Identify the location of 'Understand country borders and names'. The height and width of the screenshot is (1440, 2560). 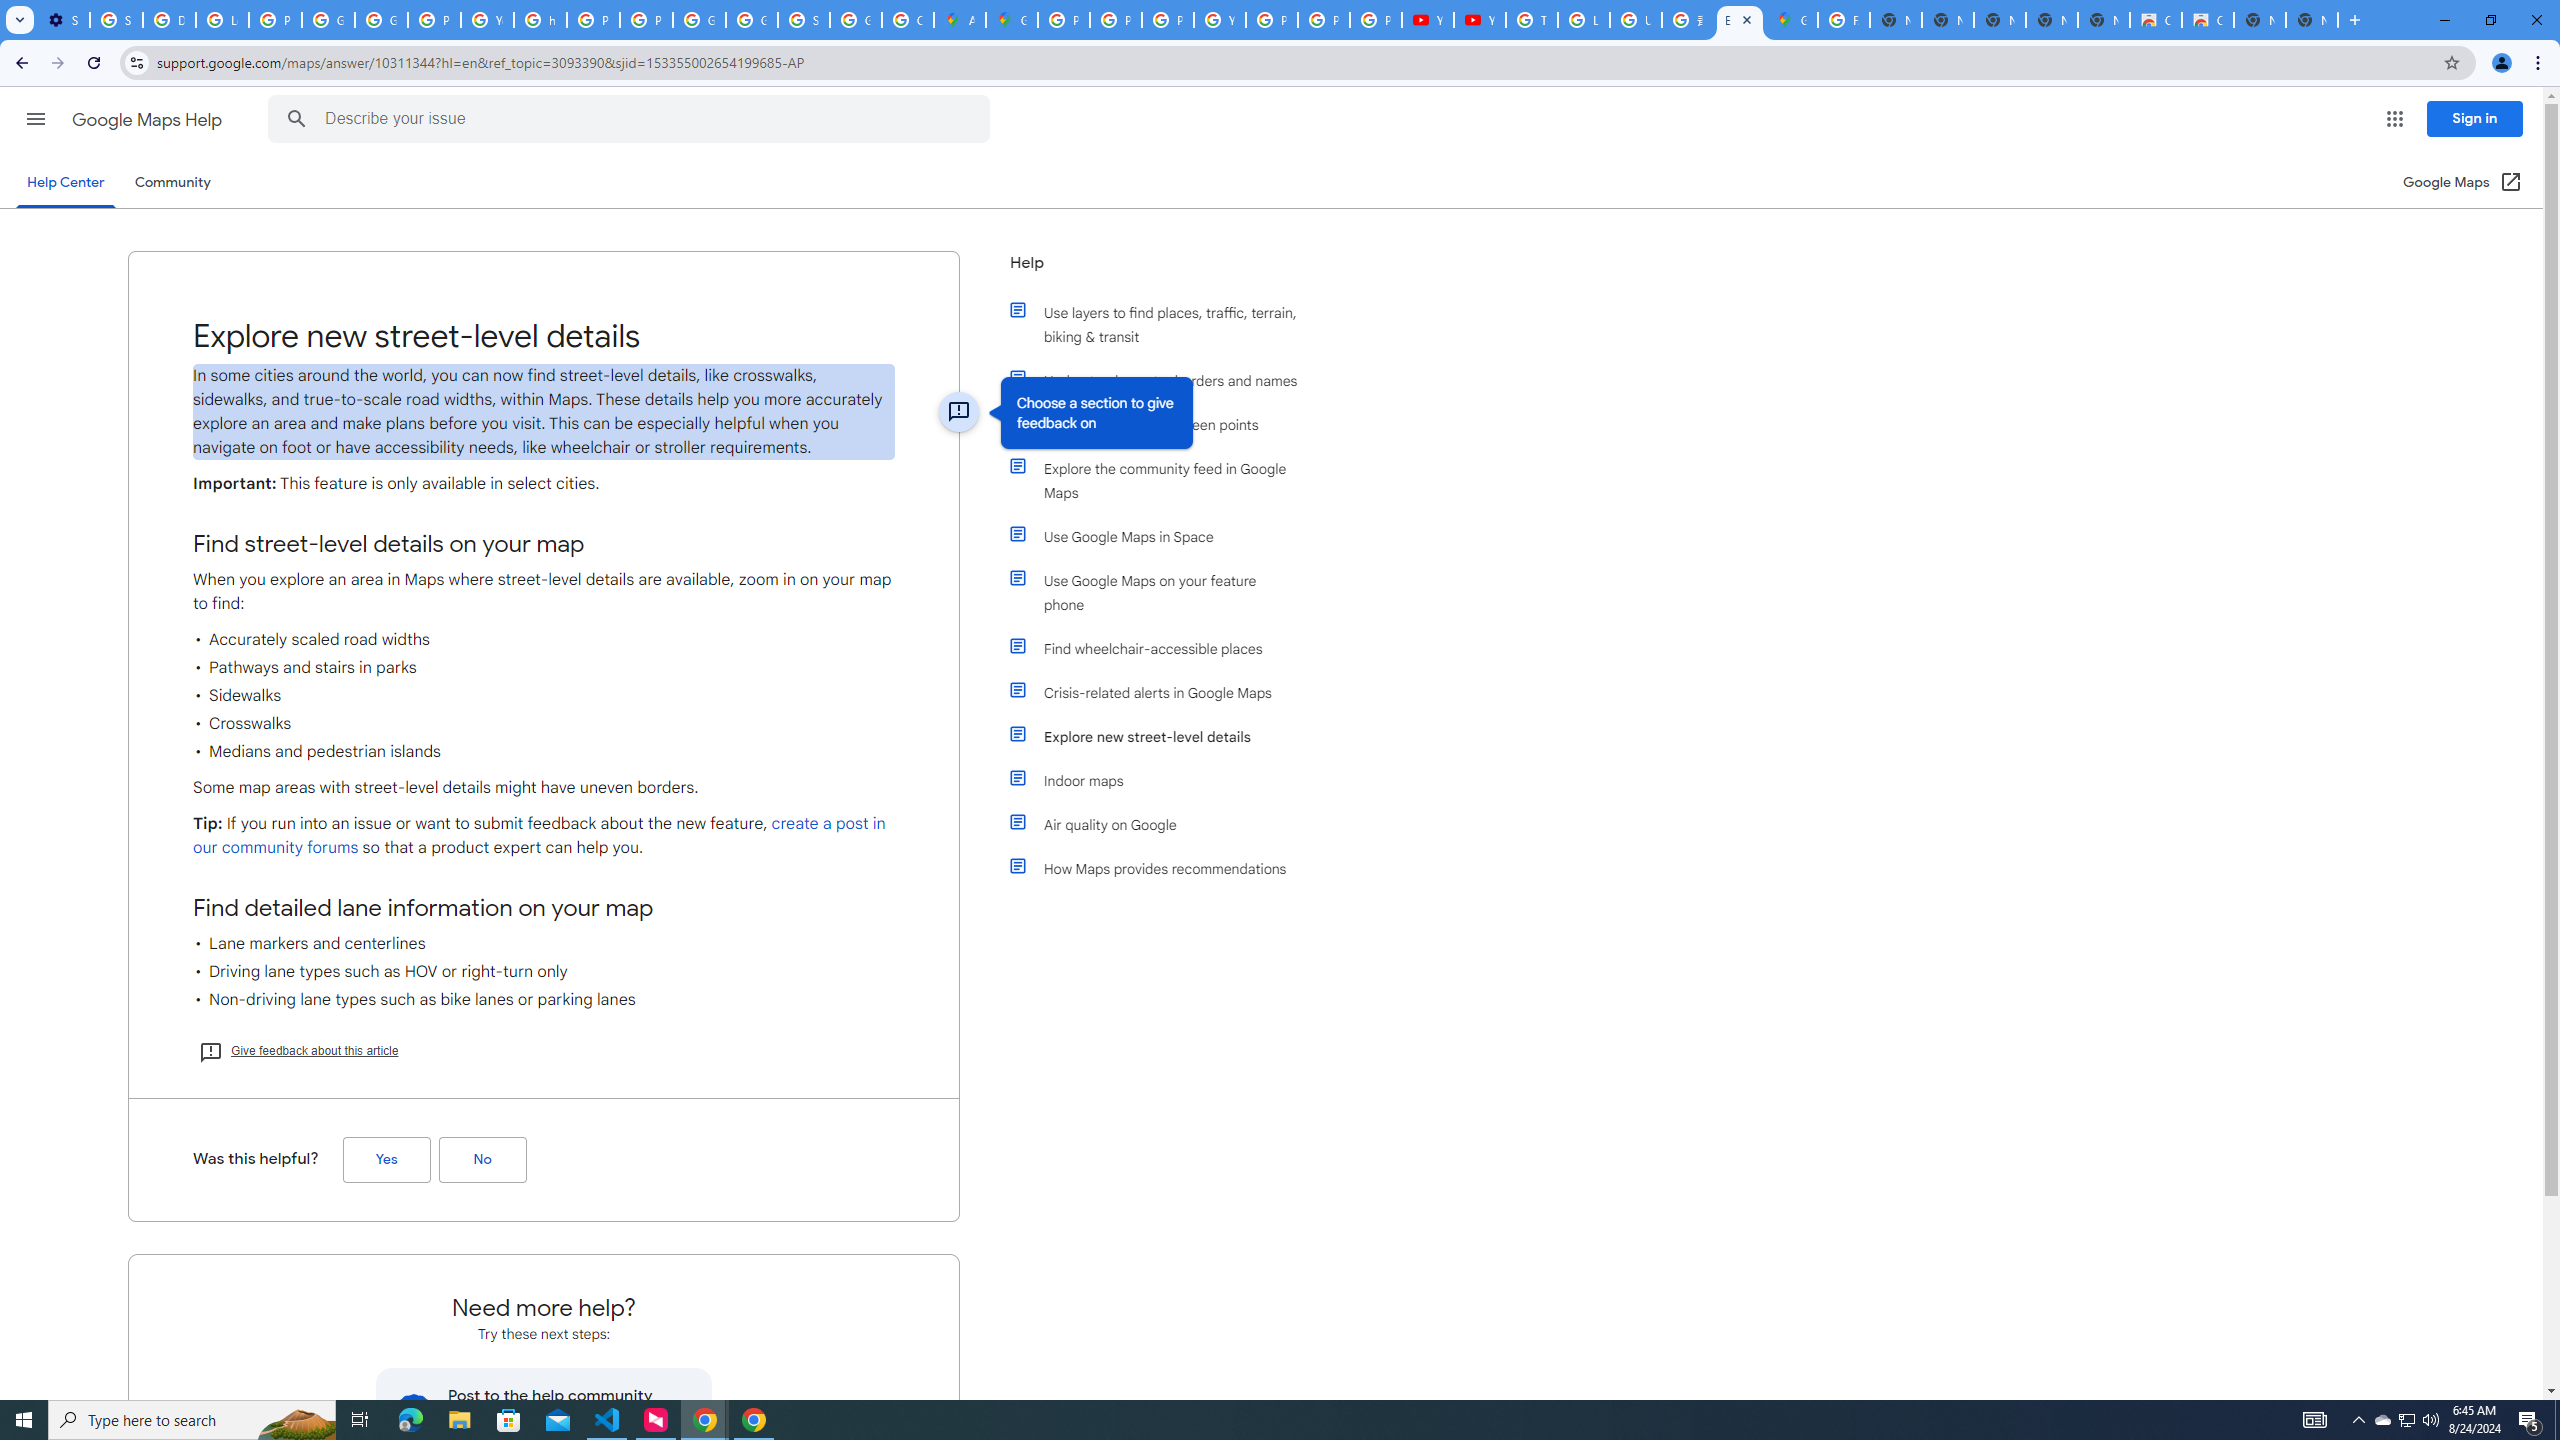
(1162, 379).